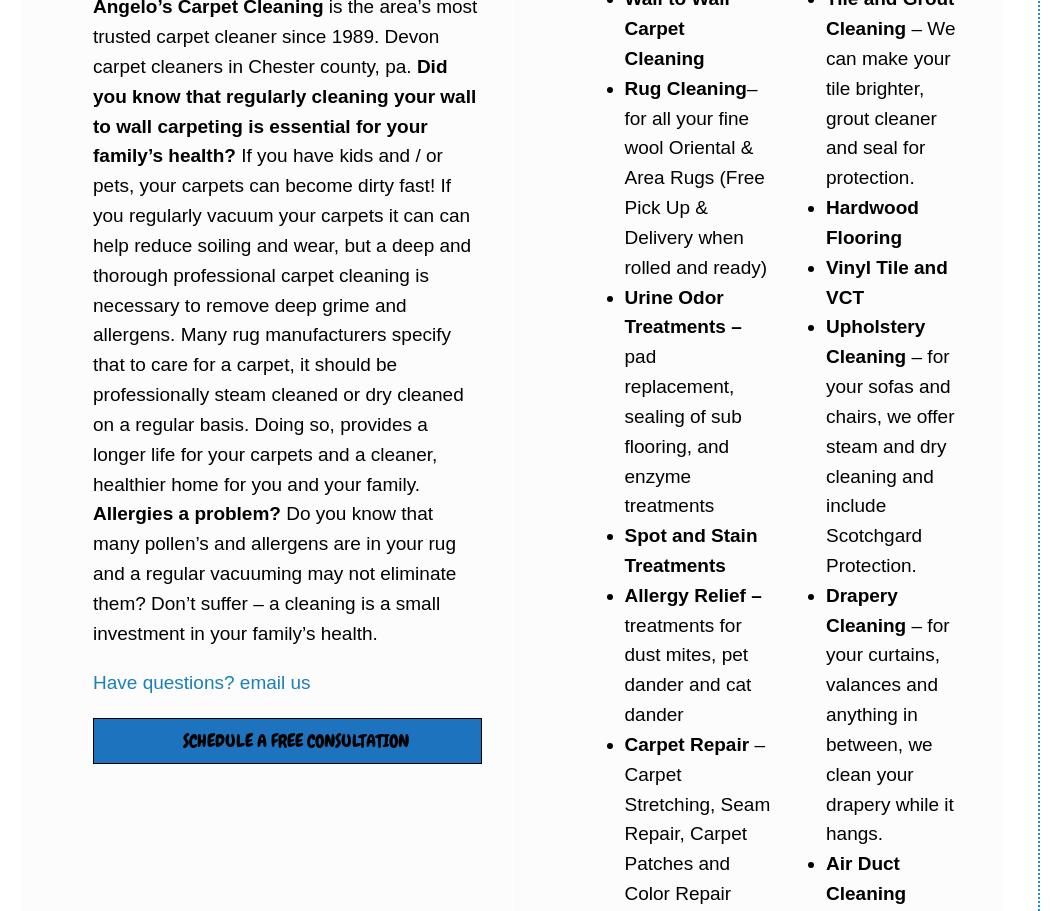 The image size is (1050, 911). Describe the element at coordinates (865, 877) in the screenshot. I see `'Air Duct Cleaning'` at that location.